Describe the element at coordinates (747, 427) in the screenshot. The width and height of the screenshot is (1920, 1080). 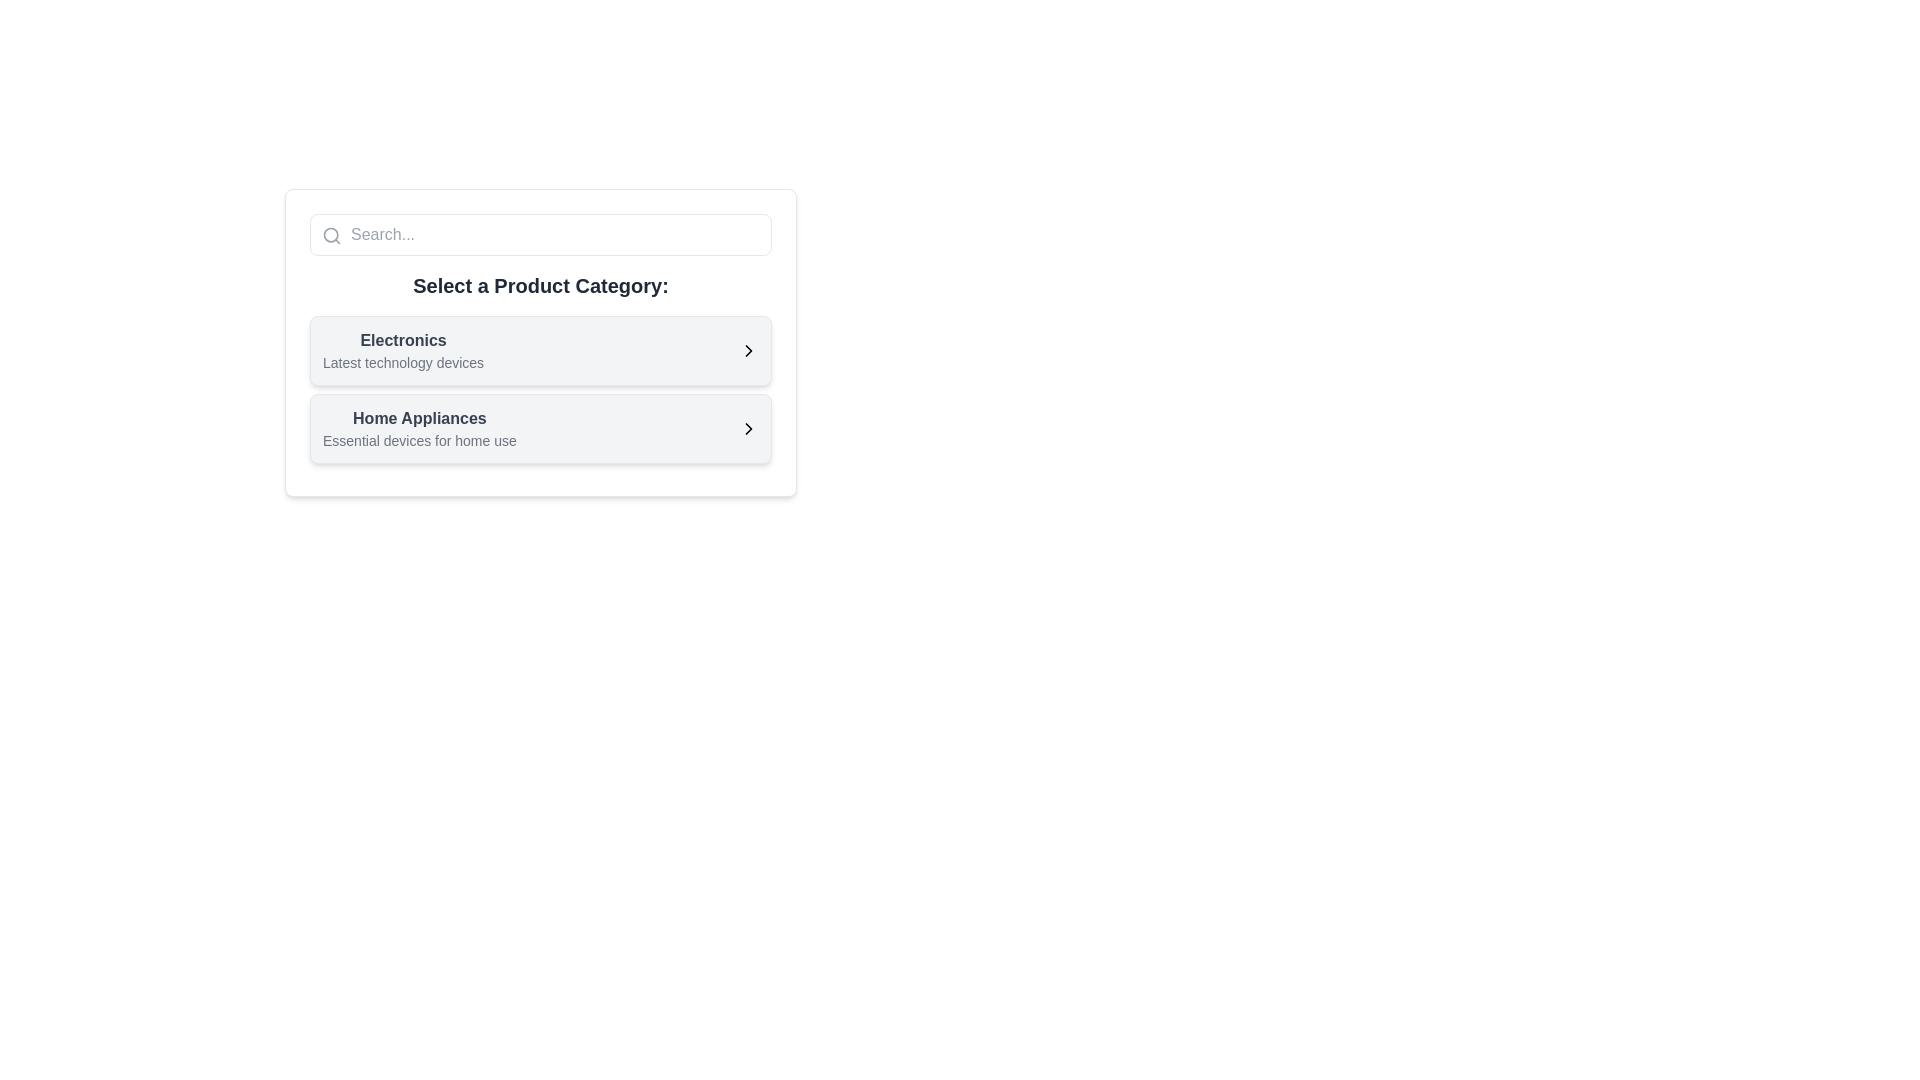
I see `the chevron arrow icon located towards the right edge of the 'Home Appliances' list item` at that location.